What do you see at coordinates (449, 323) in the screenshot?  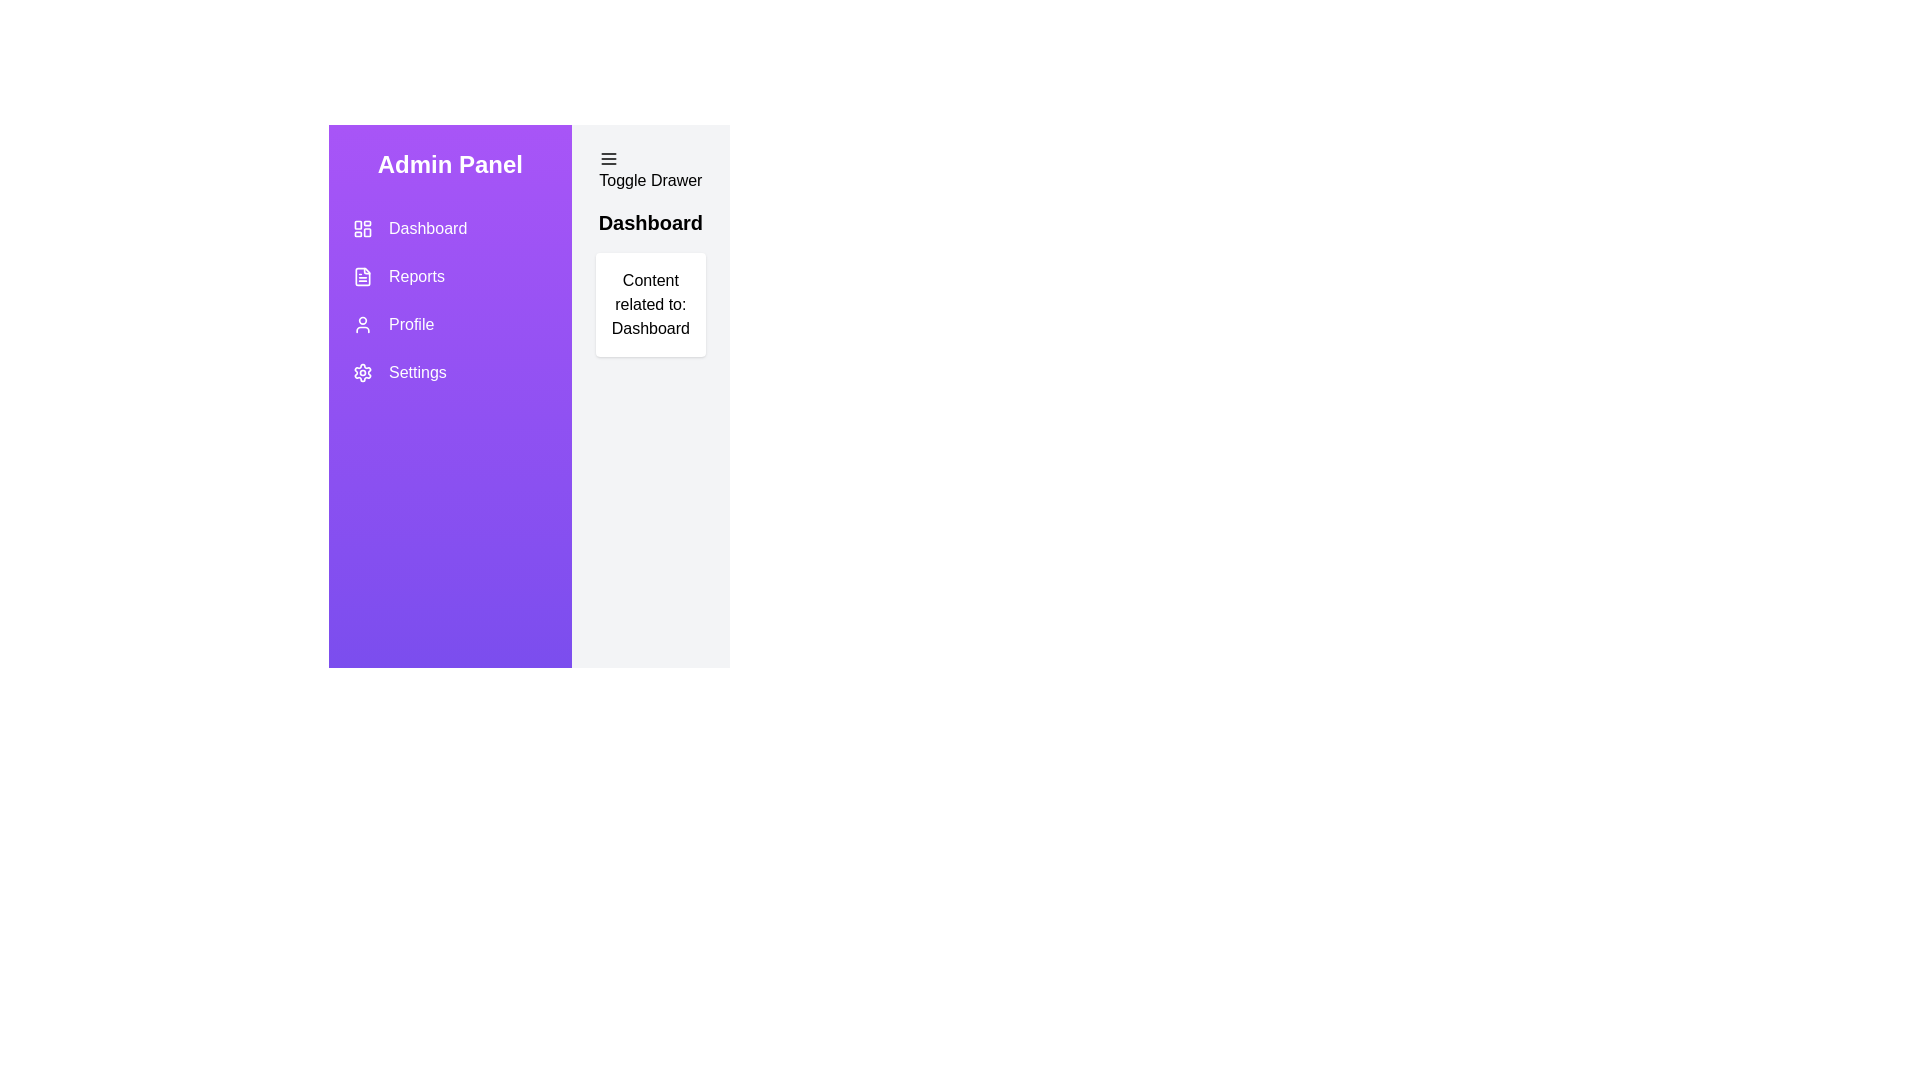 I see `the Profile section from the navigation menu` at bounding box center [449, 323].